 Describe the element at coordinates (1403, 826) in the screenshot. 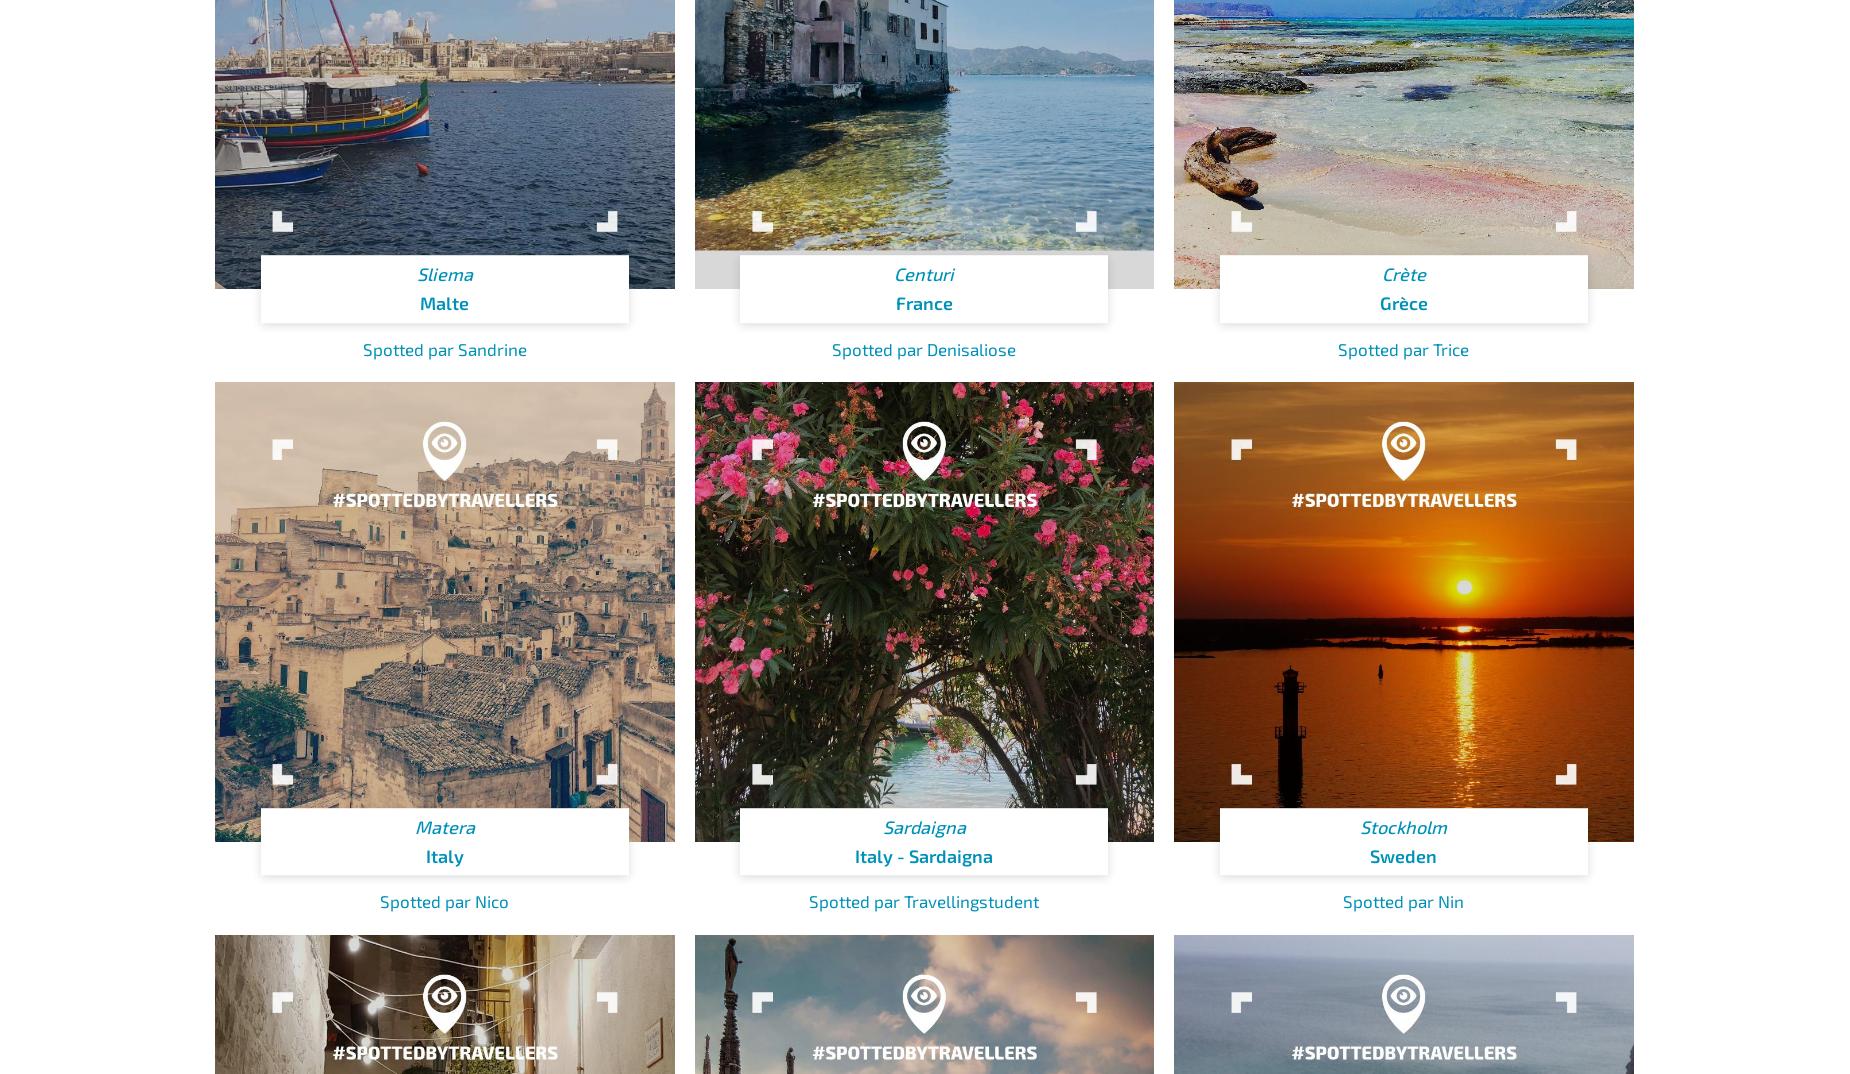

I see `'Stockholm'` at that location.